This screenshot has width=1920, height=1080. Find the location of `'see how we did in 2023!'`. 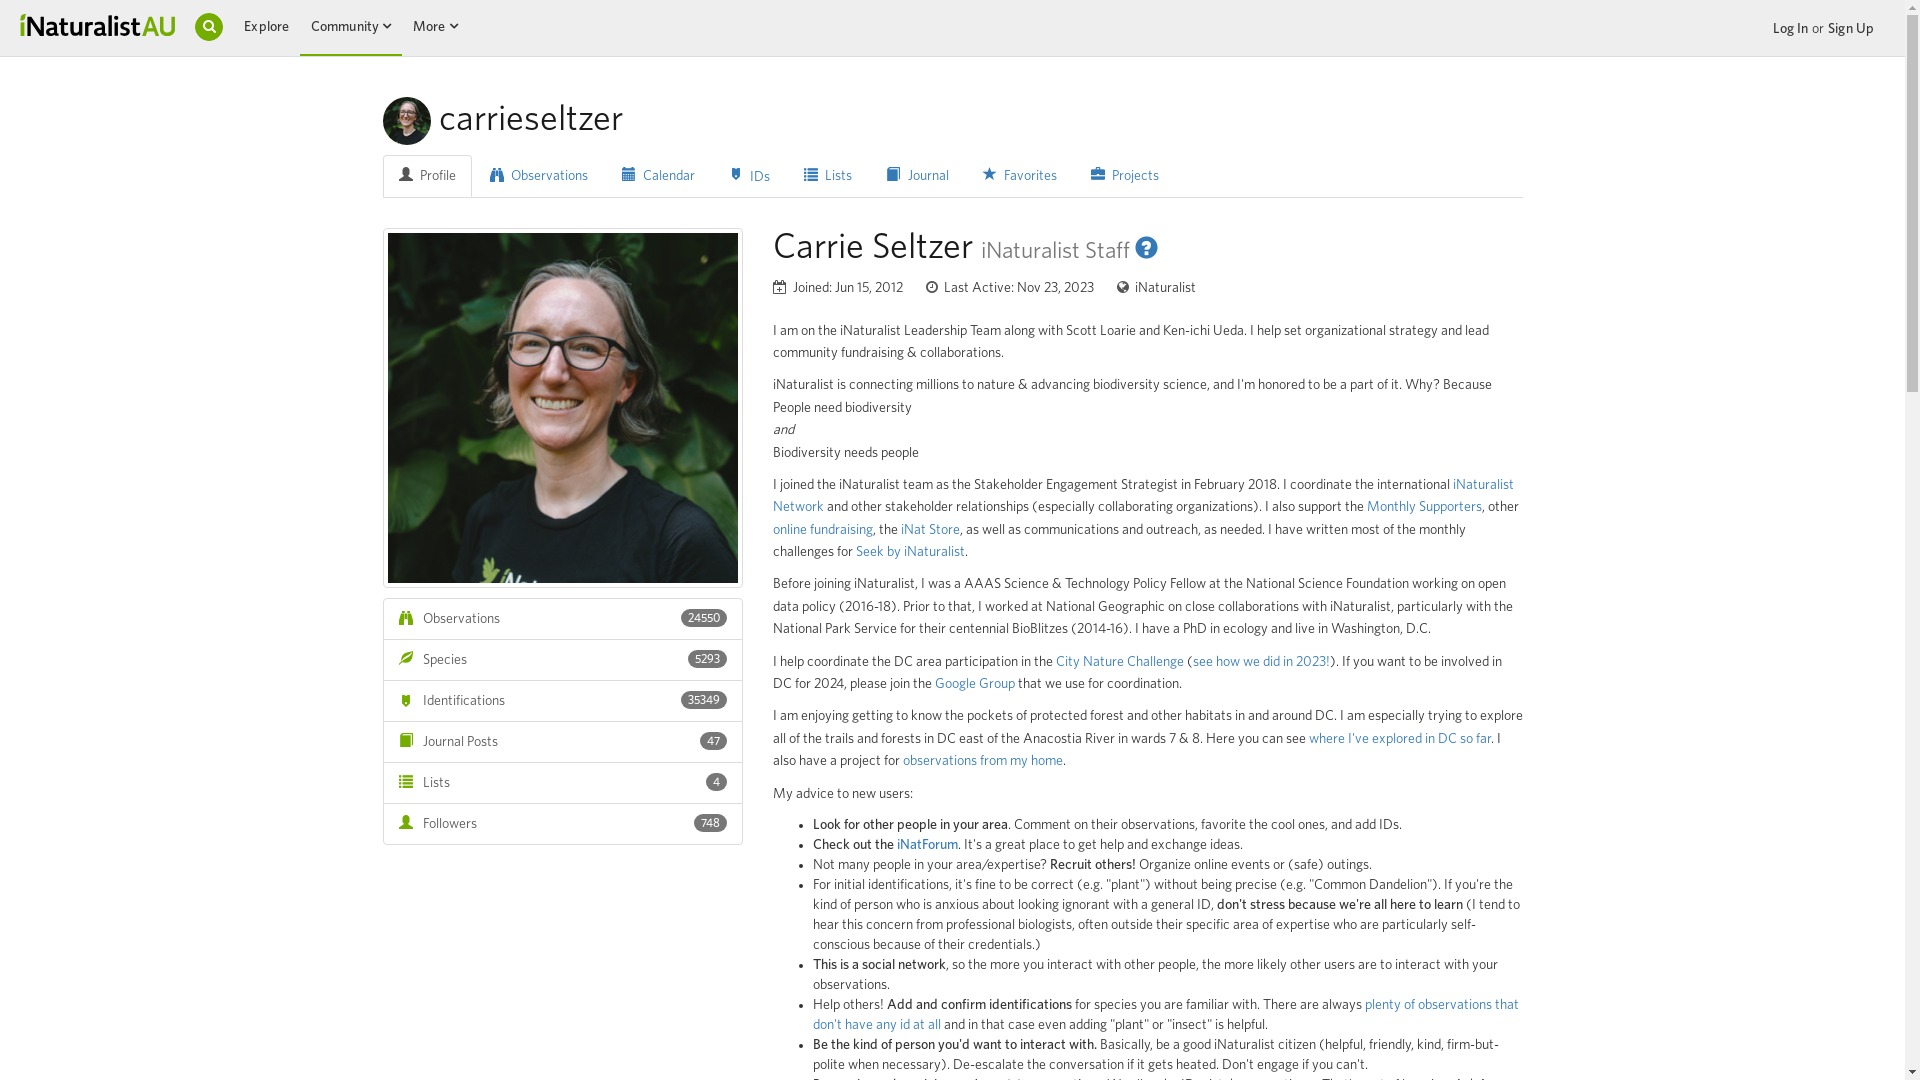

'see how we did in 2023!' is located at coordinates (1259, 662).